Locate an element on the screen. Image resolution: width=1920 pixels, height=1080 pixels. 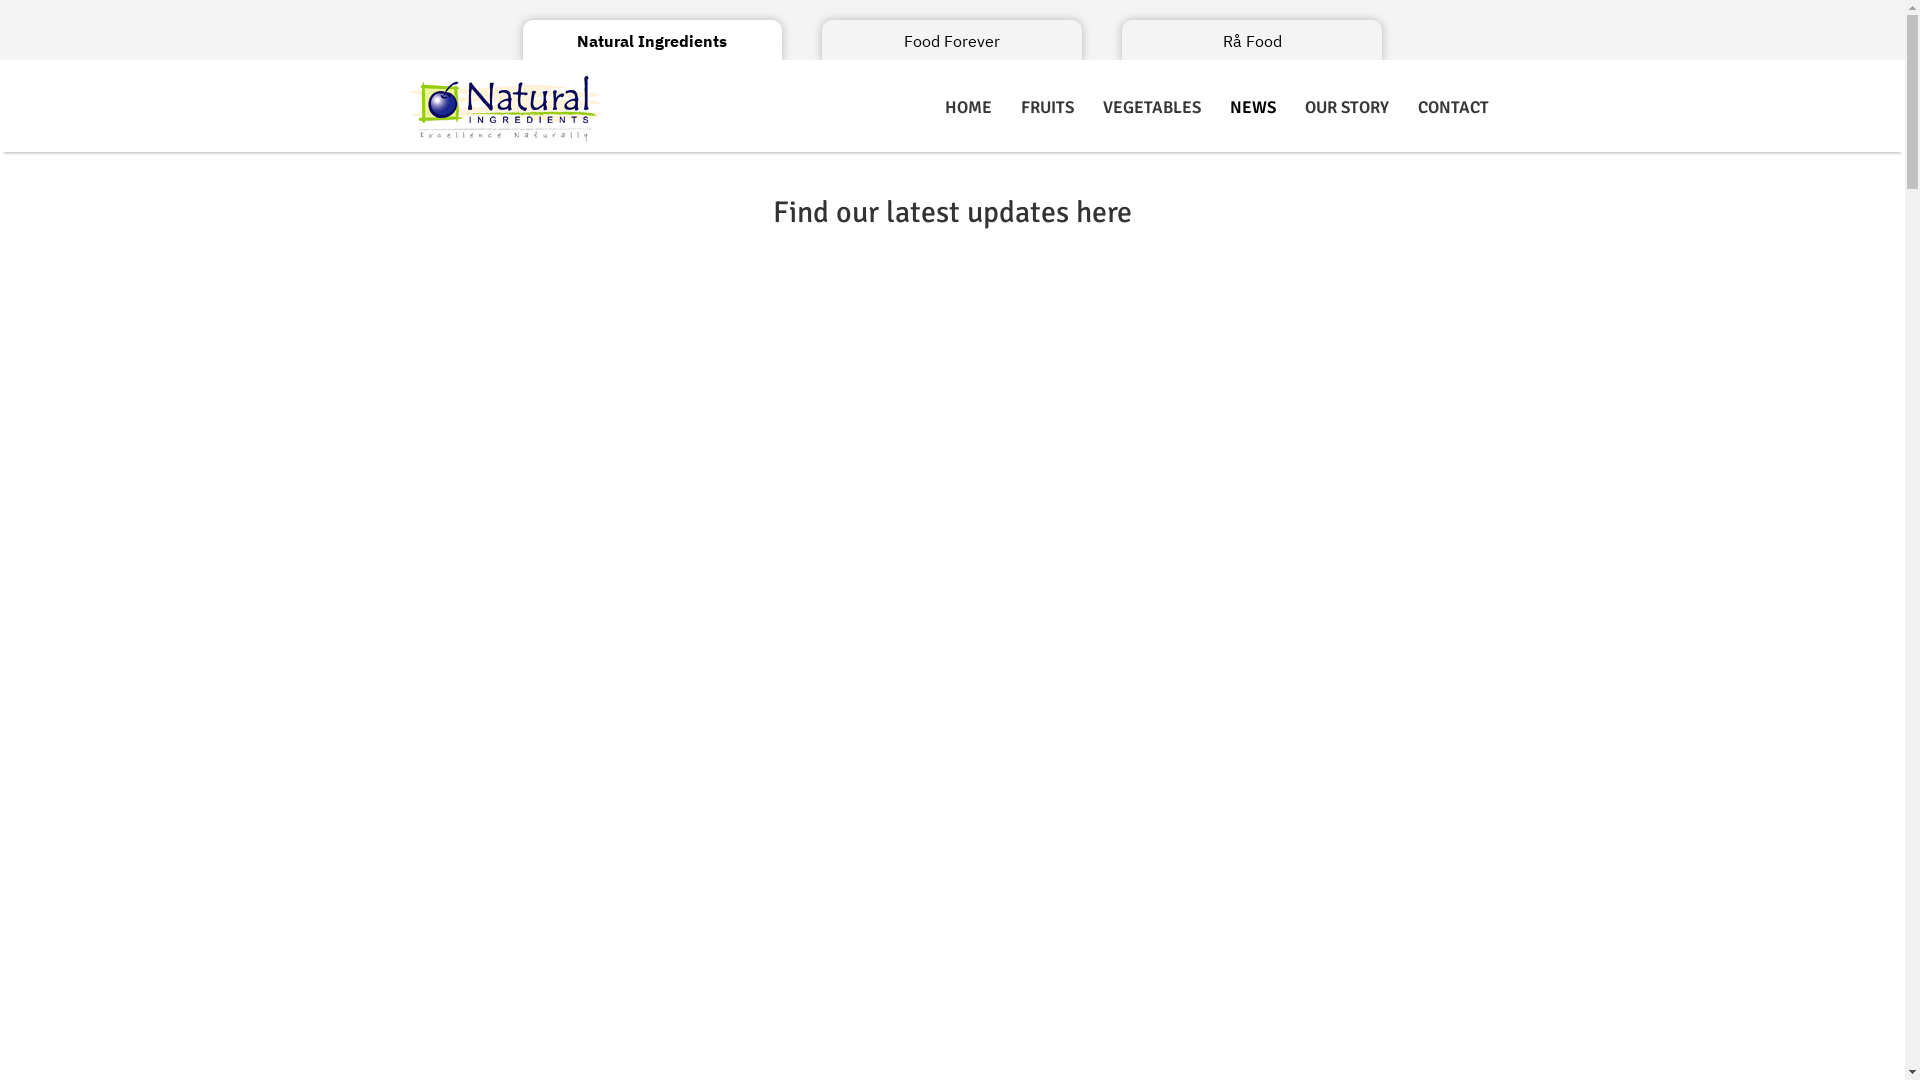
'VEGETABLES' is located at coordinates (1088, 108).